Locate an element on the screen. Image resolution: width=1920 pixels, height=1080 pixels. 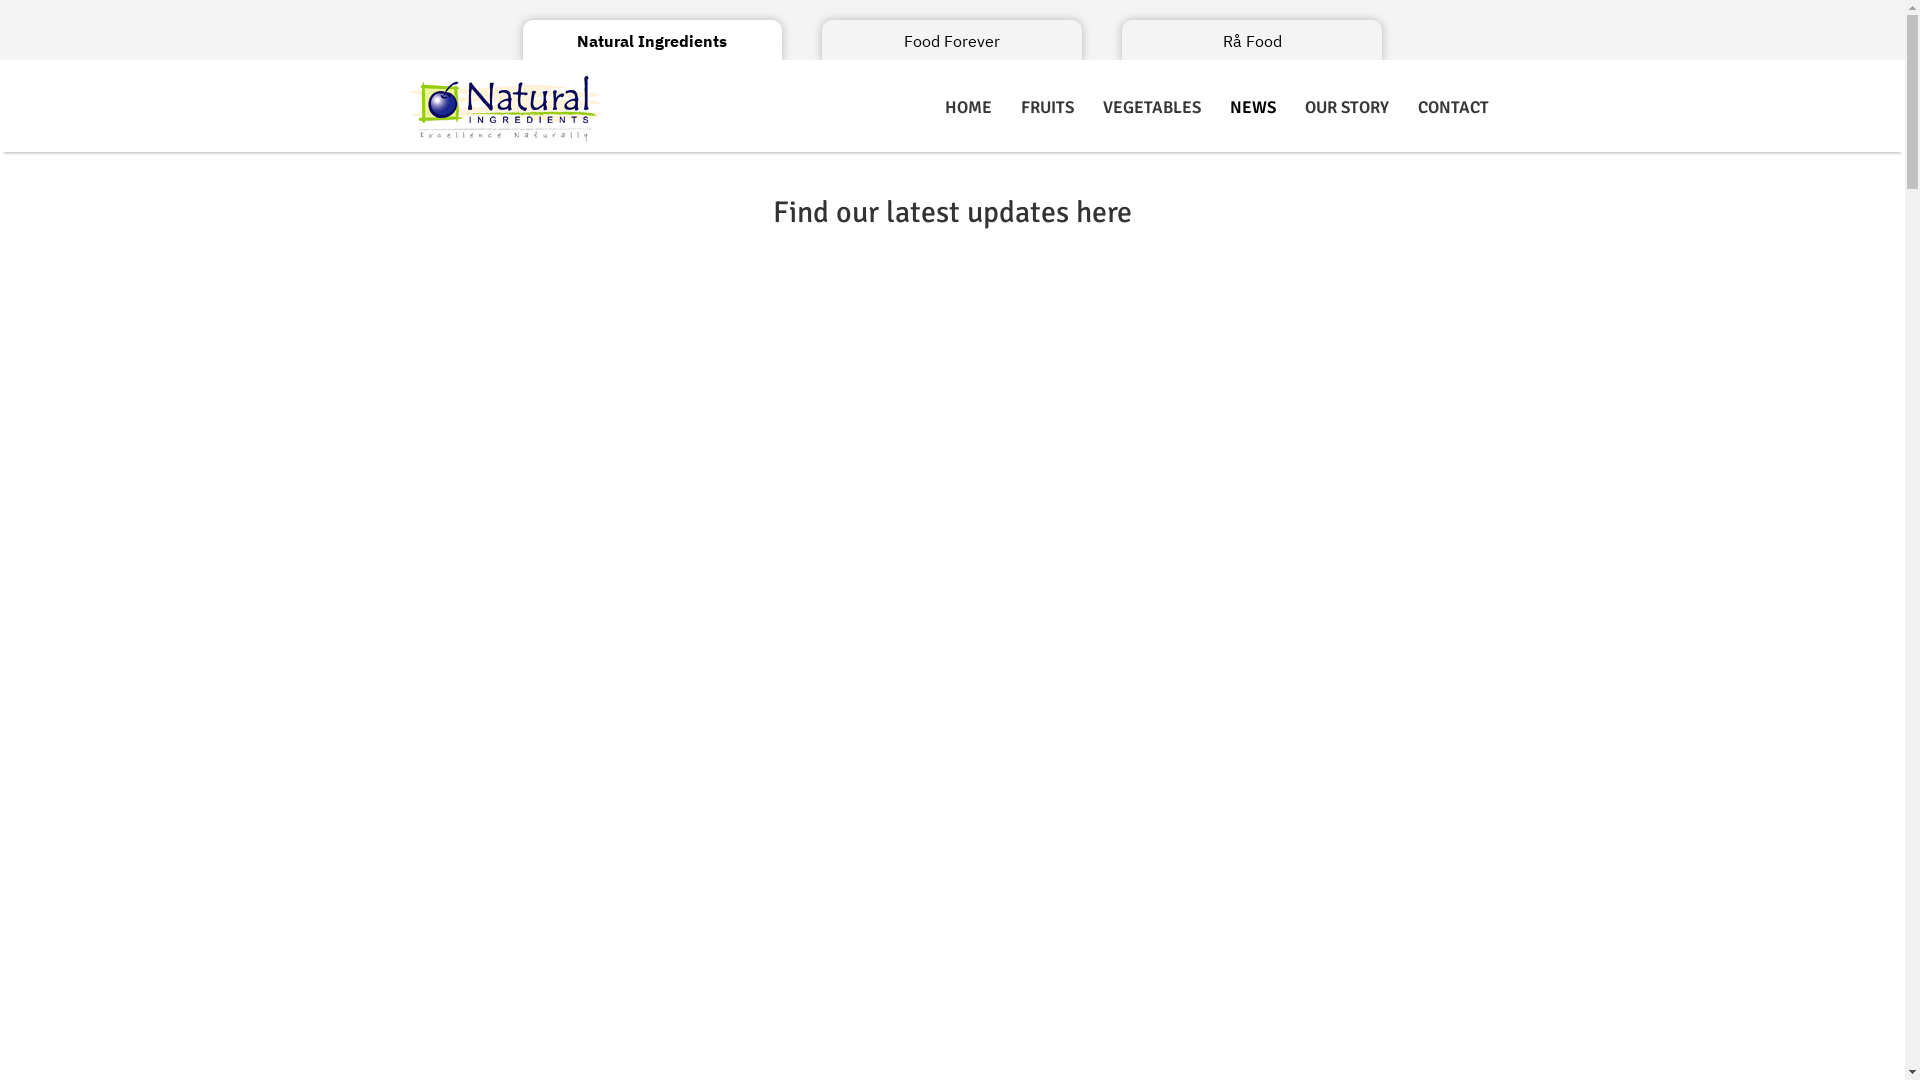
'VEGETABLES' is located at coordinates (1088, 108).